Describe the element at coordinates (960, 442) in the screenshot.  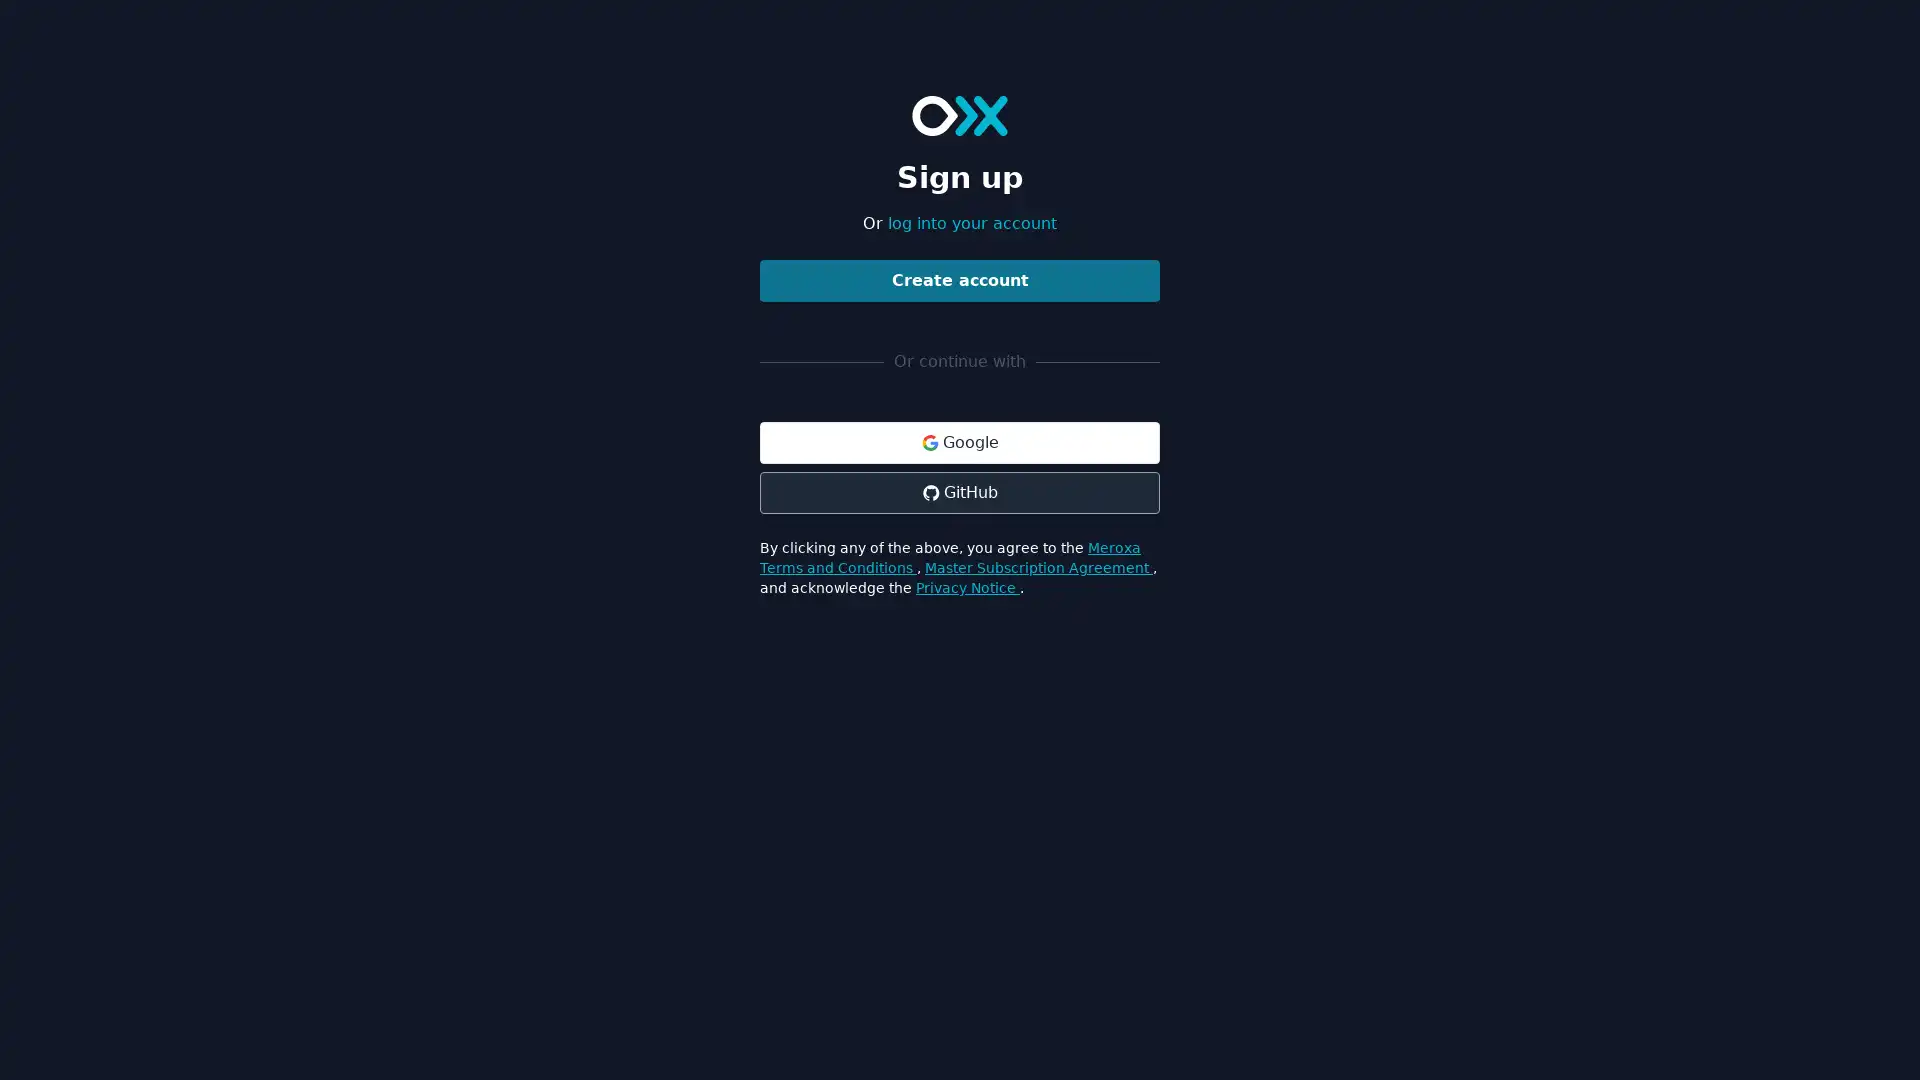
I see `Google Google` at that location.